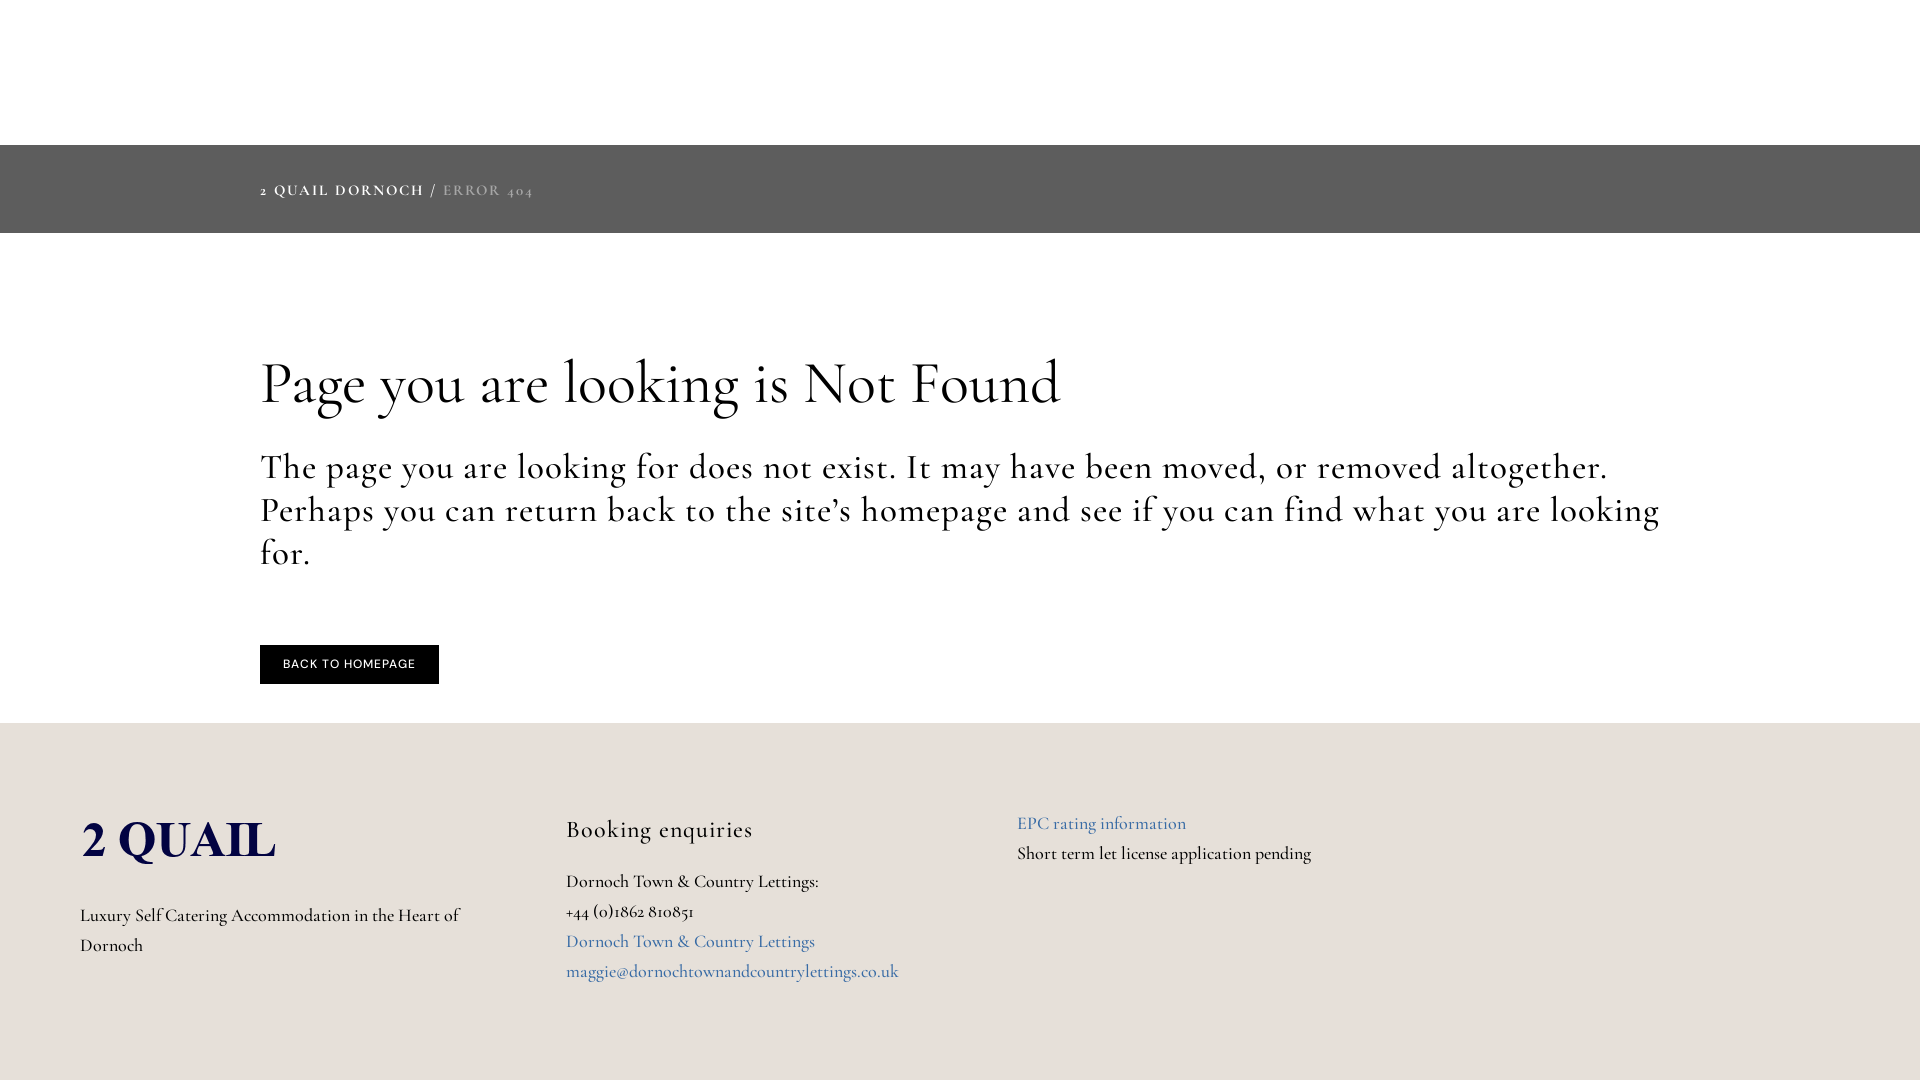  What do you see at coordinates (731, 970) in the screenshot?
I see `'maggie@dornochtownandcountrylettings.co.uk'` at bounding box center [731, 970].